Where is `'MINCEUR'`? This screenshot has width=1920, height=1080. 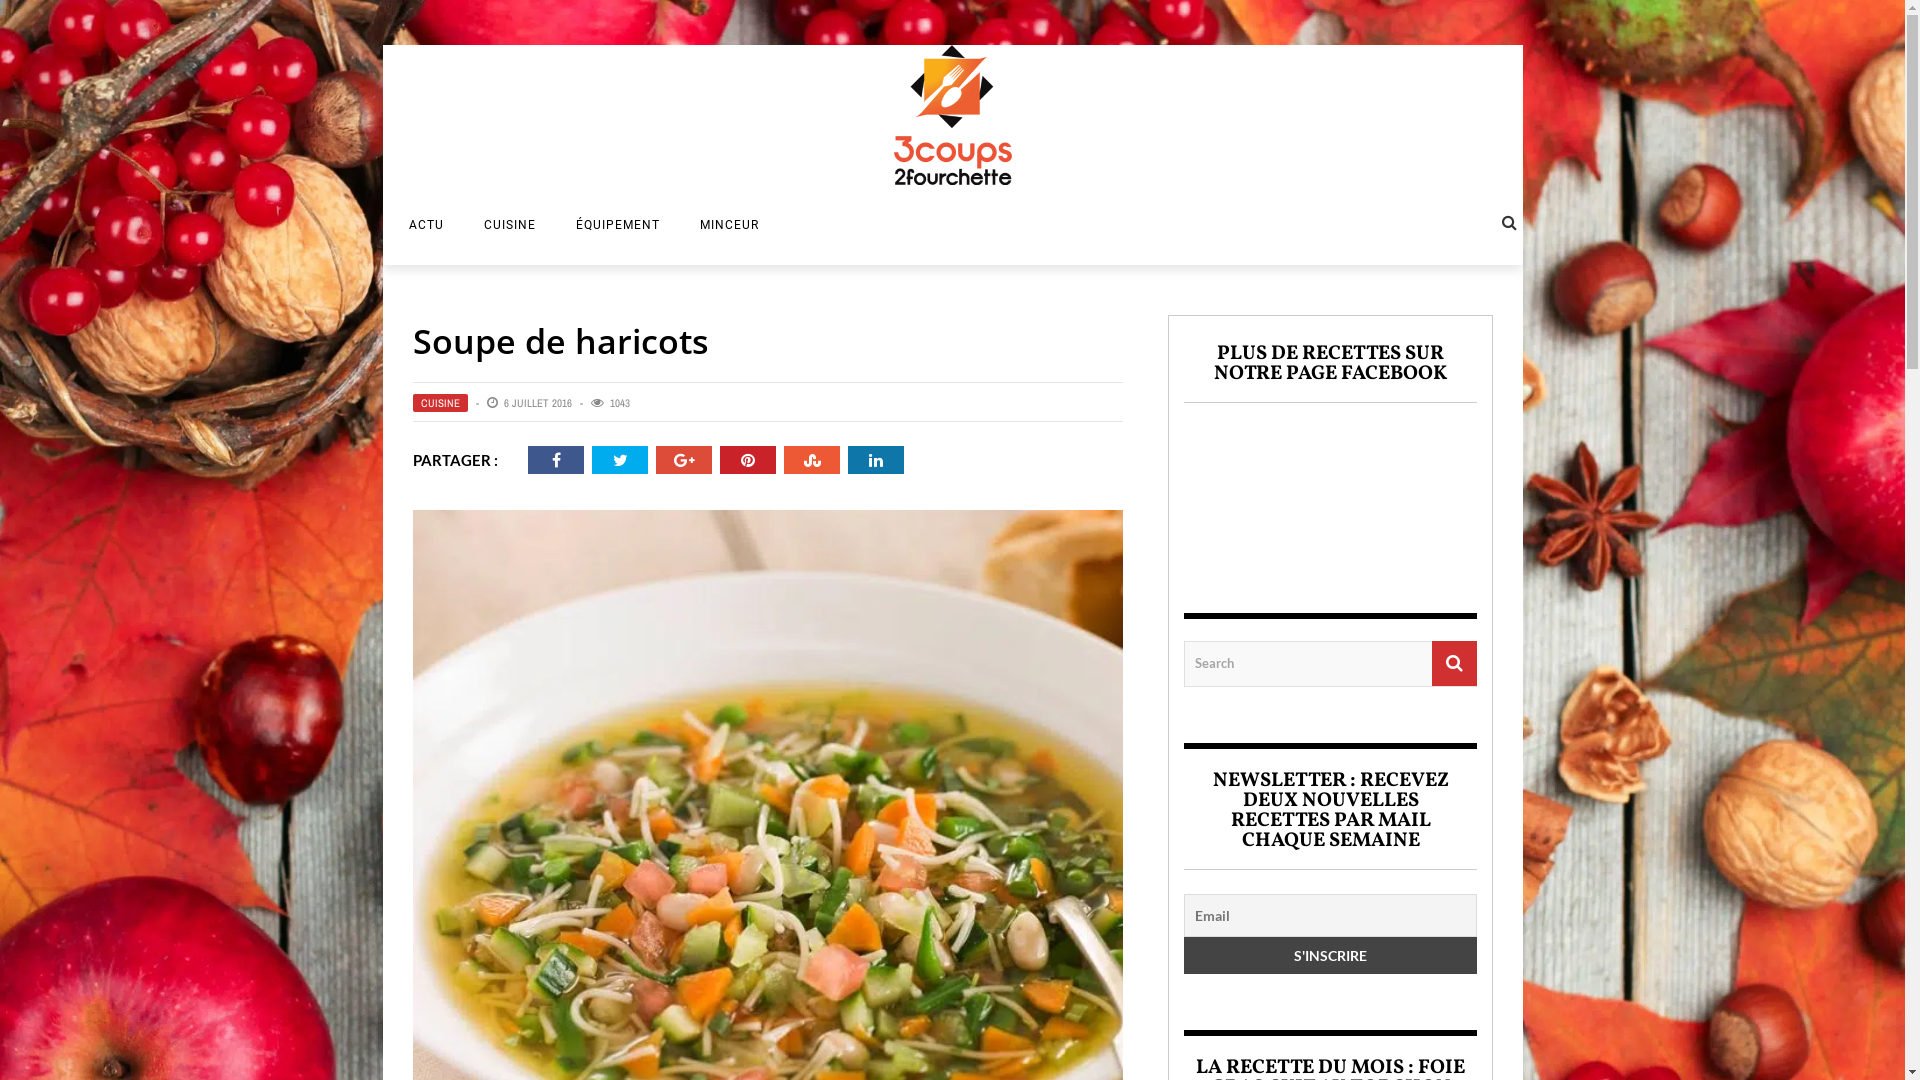
'MINCEUR' is located at coordinates (680, 224).